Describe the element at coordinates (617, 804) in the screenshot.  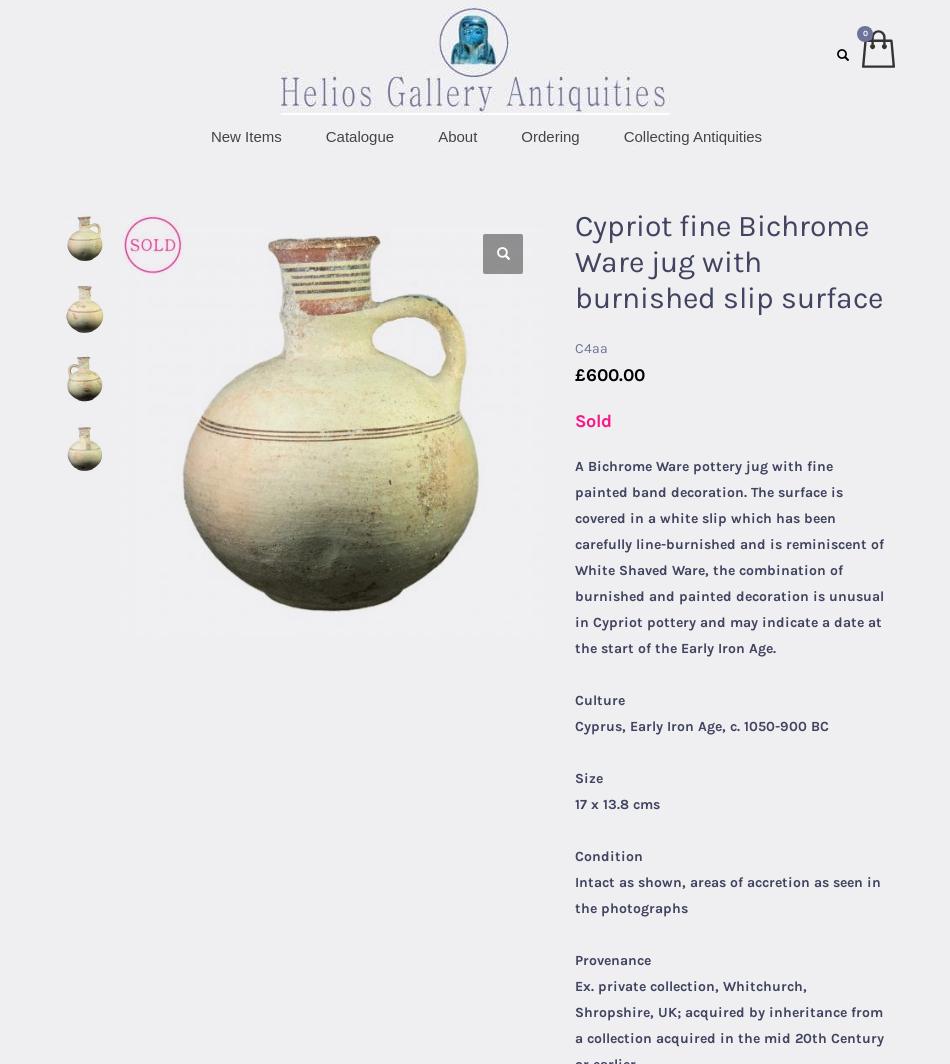
I see `'17 x 13.8 cms'` at that location.